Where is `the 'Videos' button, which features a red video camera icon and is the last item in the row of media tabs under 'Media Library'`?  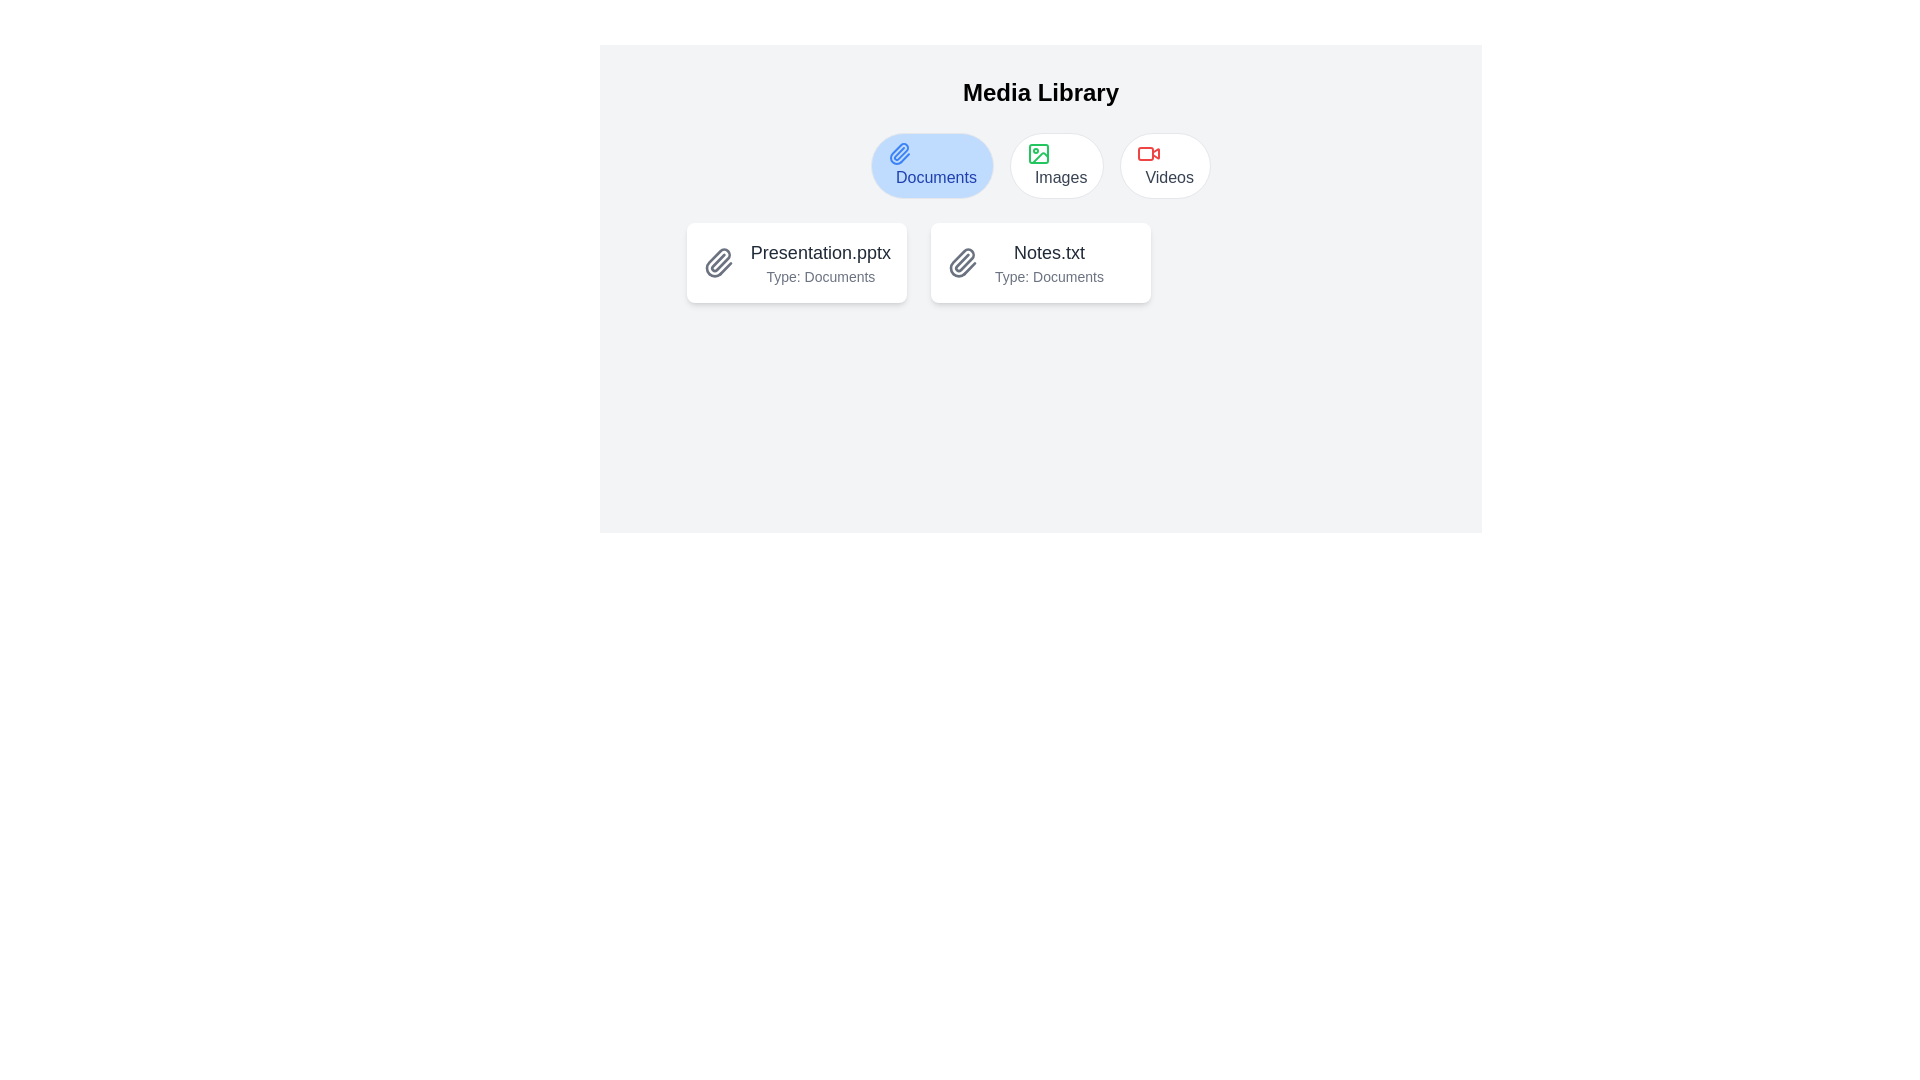 the 'Videos' button, which features a red video camera icon and is the last item in the row of media tabs under 'Media Library' is located at coordinates (1165, 164).